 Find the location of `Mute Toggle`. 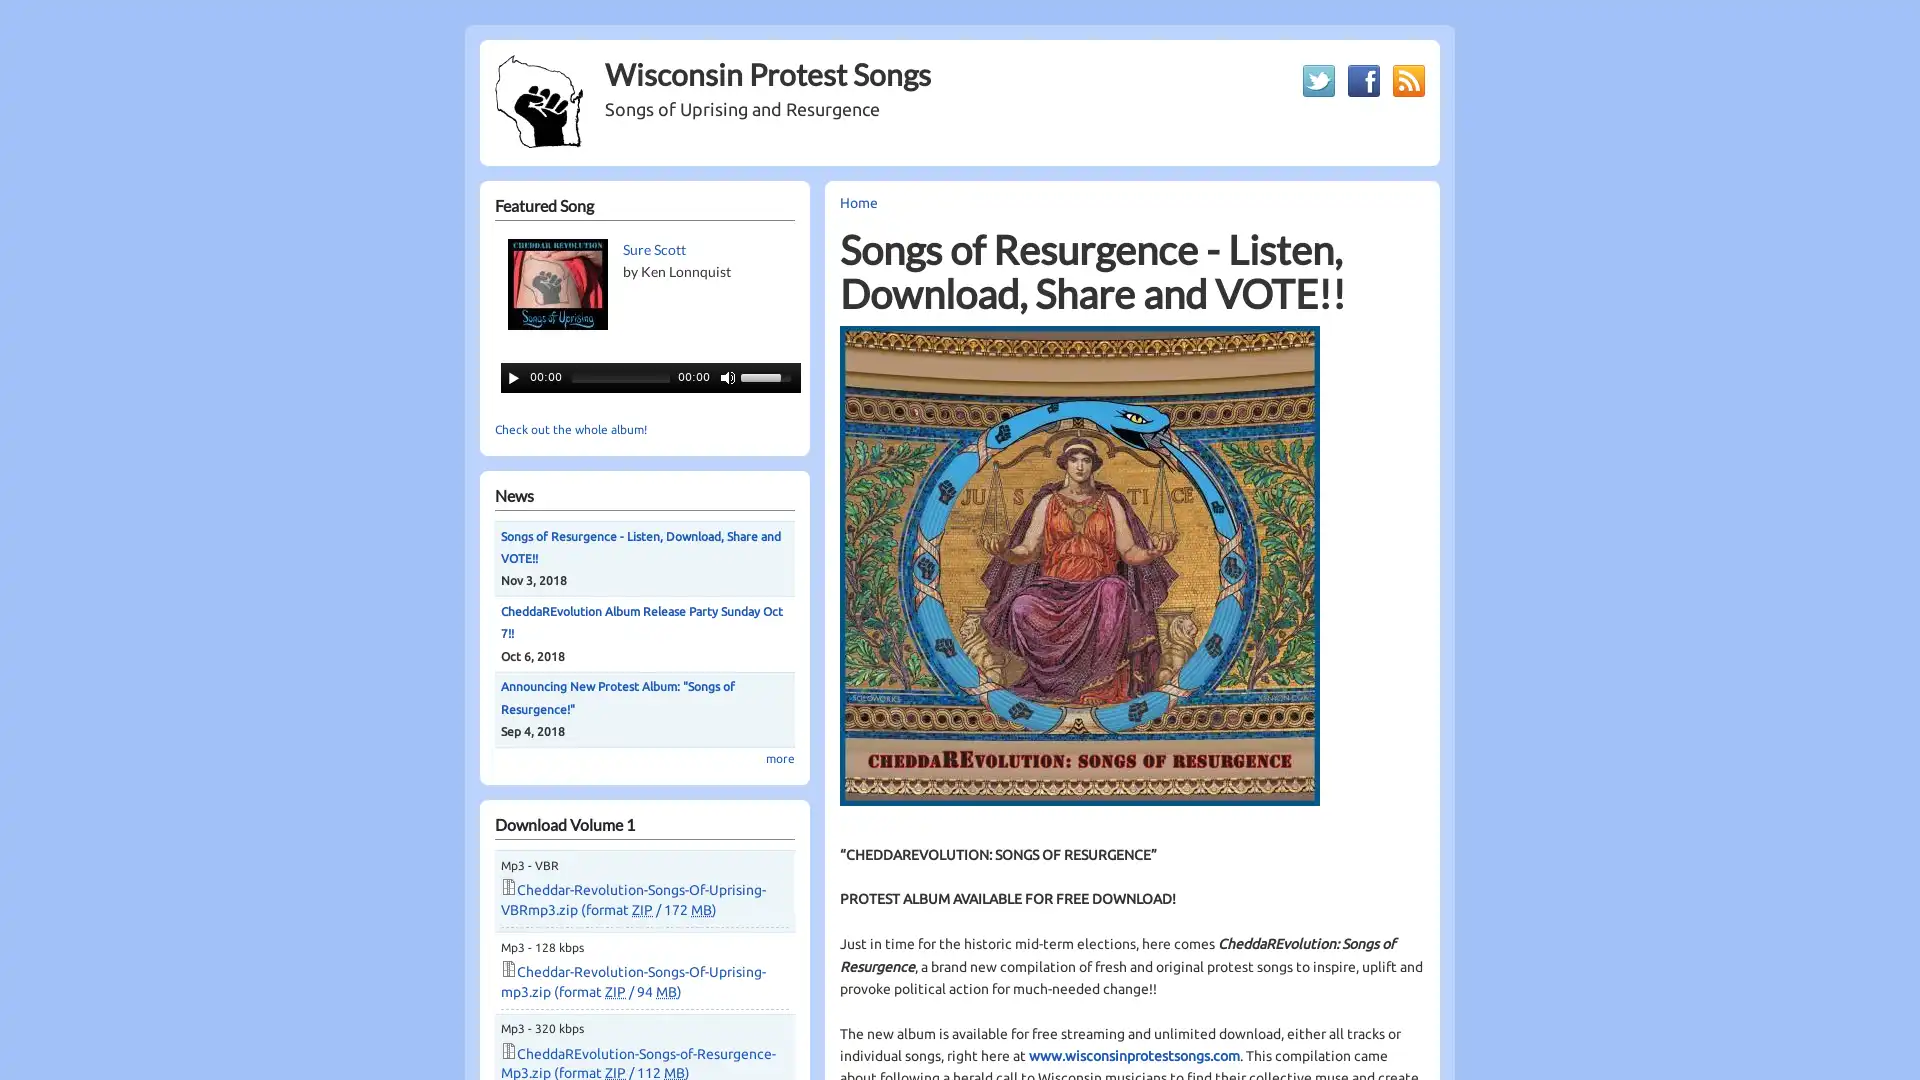

Mute Toggle is located at coordinates (727, 377).